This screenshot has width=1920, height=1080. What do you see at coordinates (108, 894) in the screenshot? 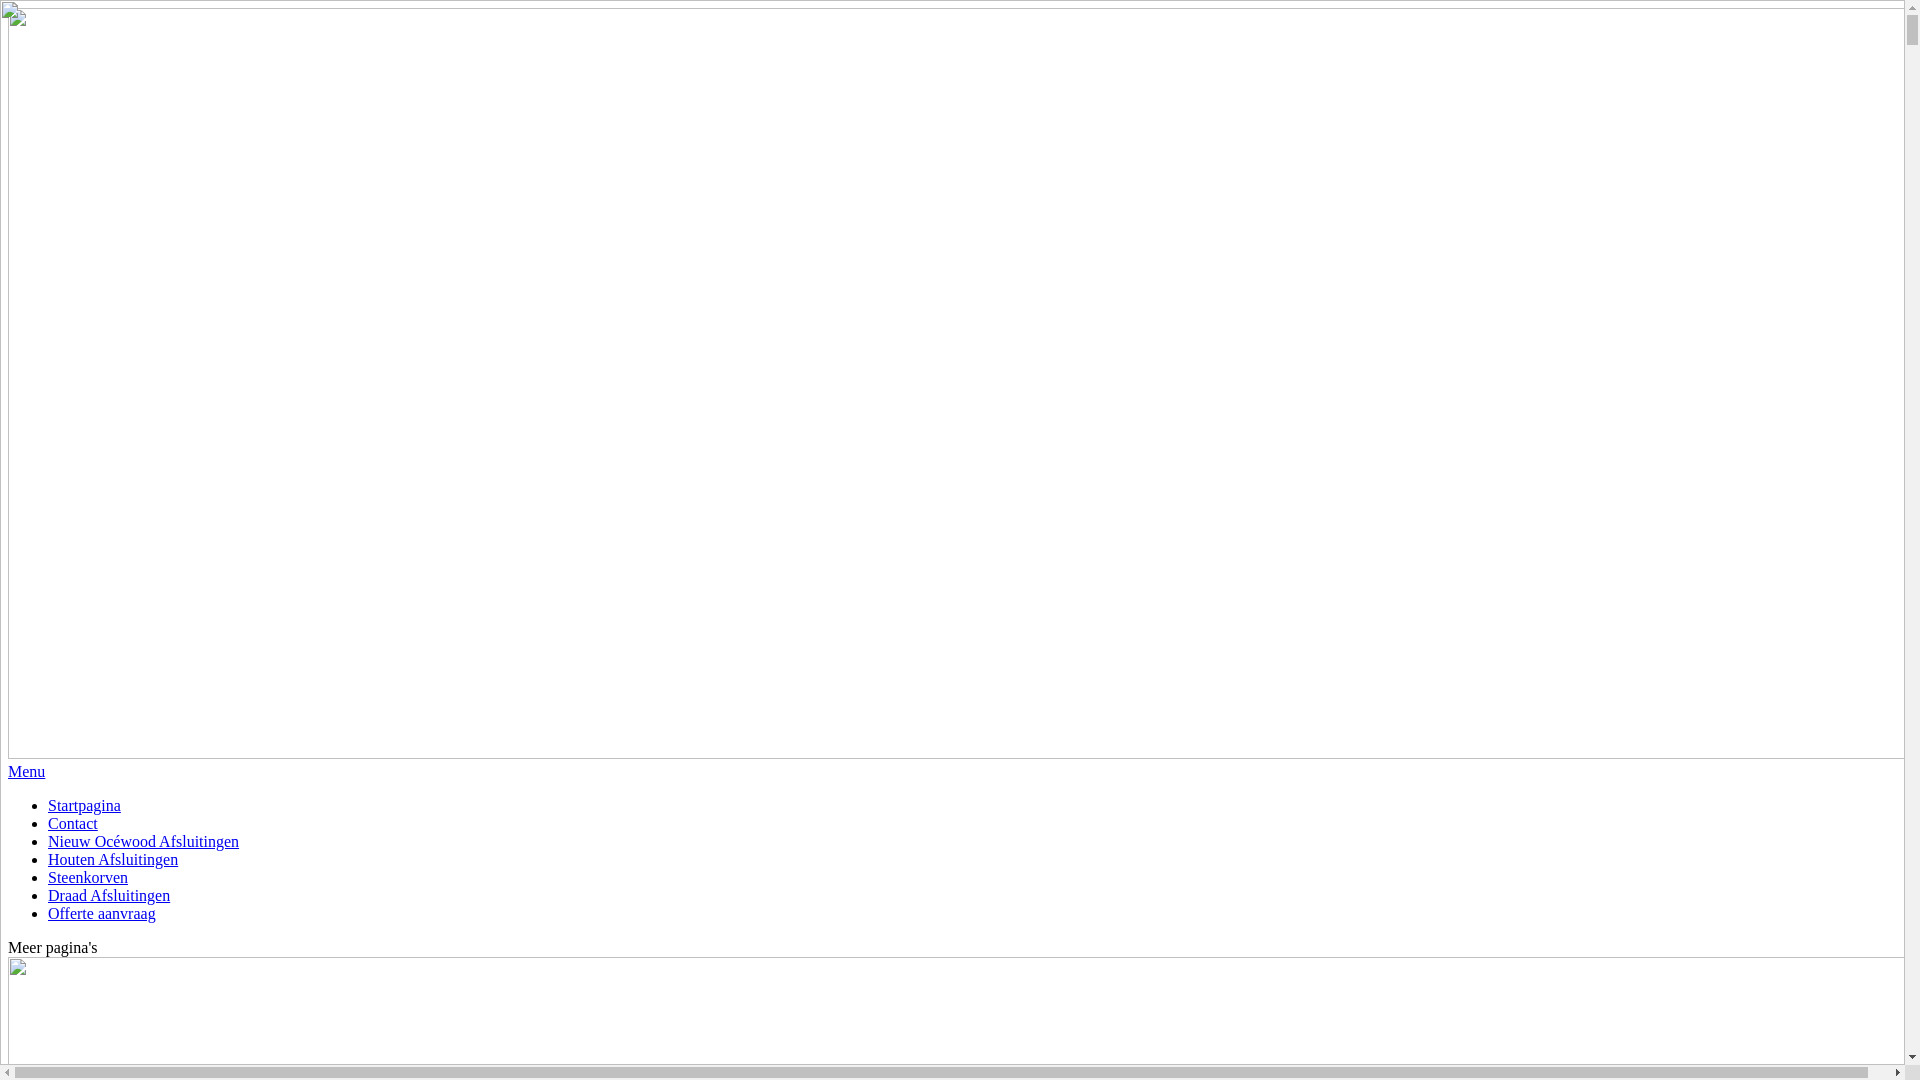
I see `'Draad Afsluitingen'` at bounding box center [108, 894].